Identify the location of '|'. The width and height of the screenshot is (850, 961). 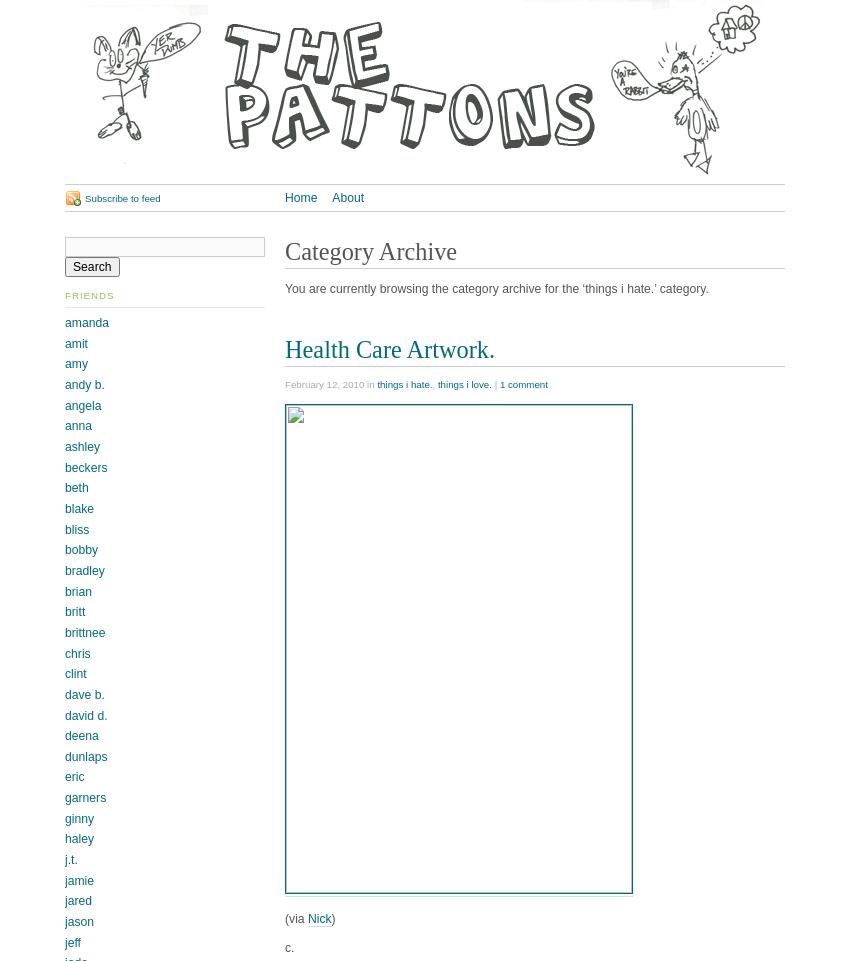
(490, 383).